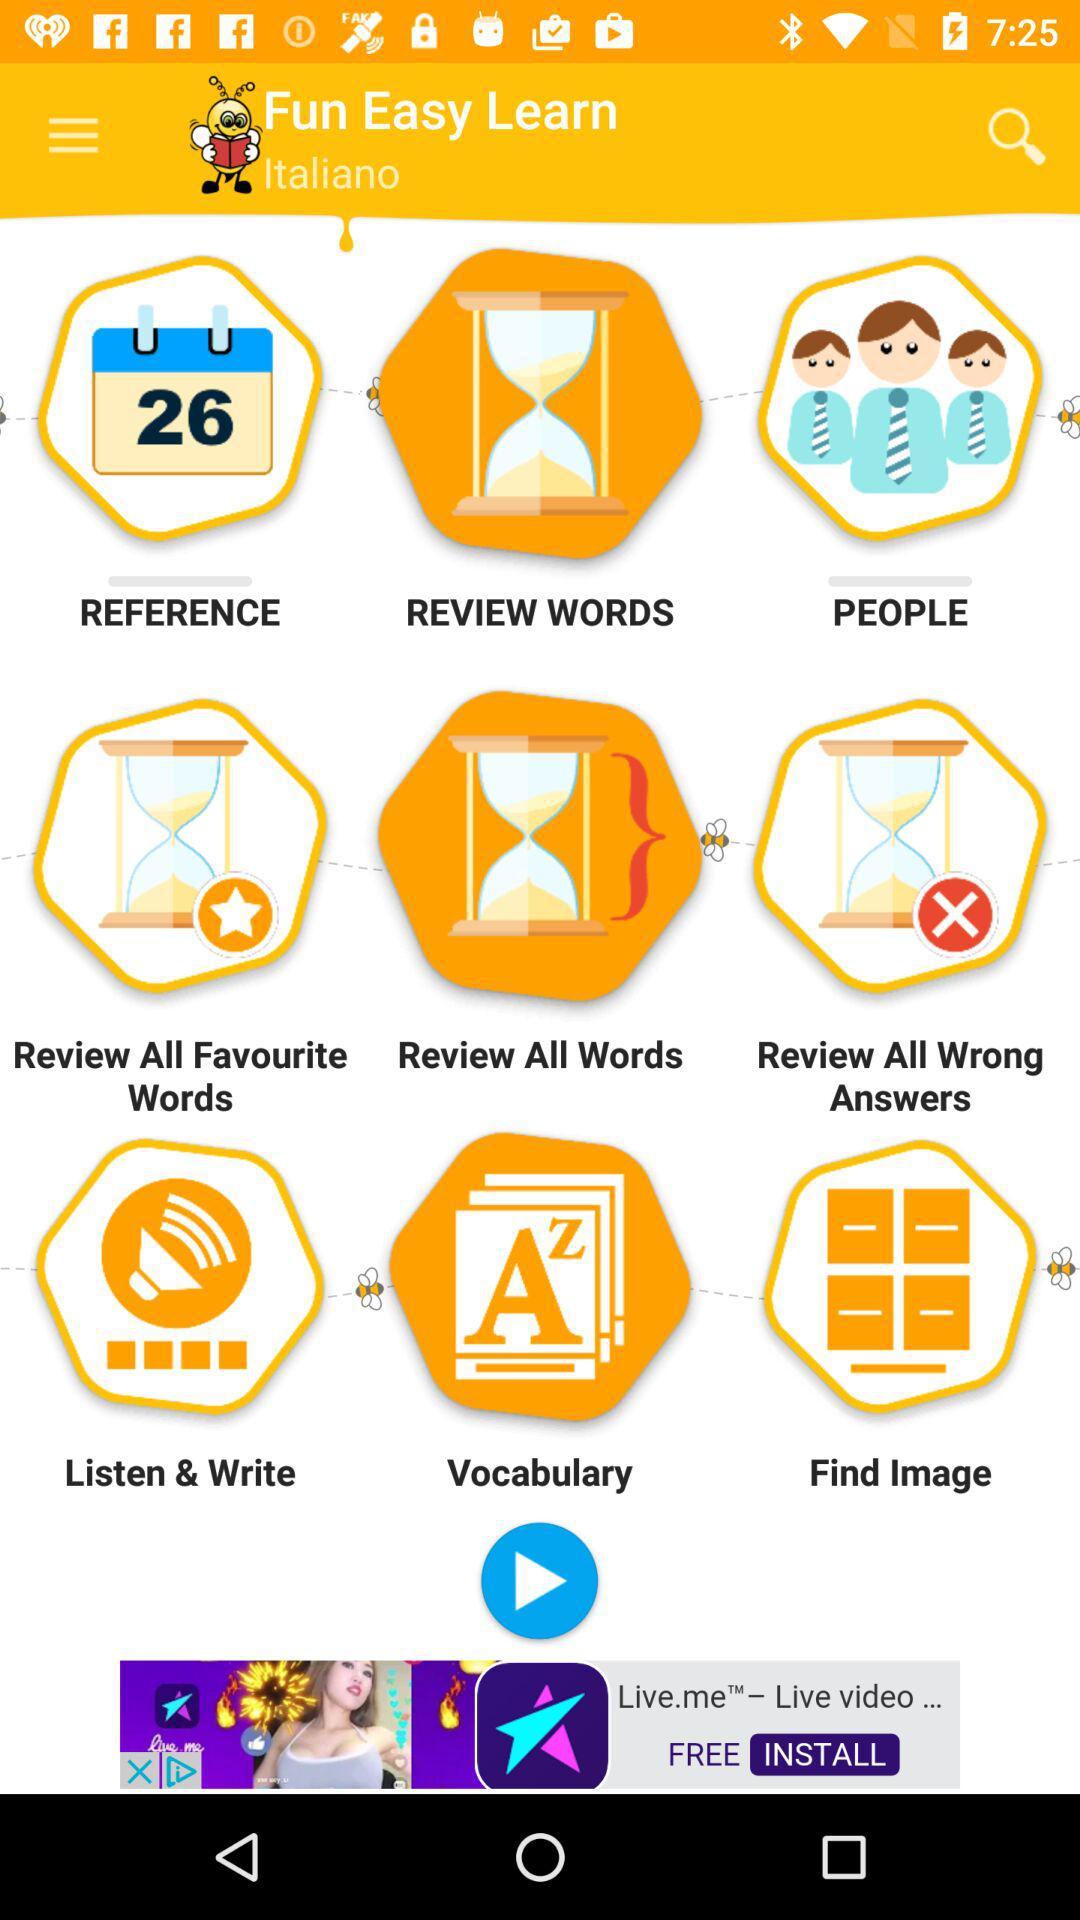 This screenshot has width=1080, height=1920. Describe the element at coordinates (540, 1722) in the screenshot. I see `advertisement link to download` at that location.